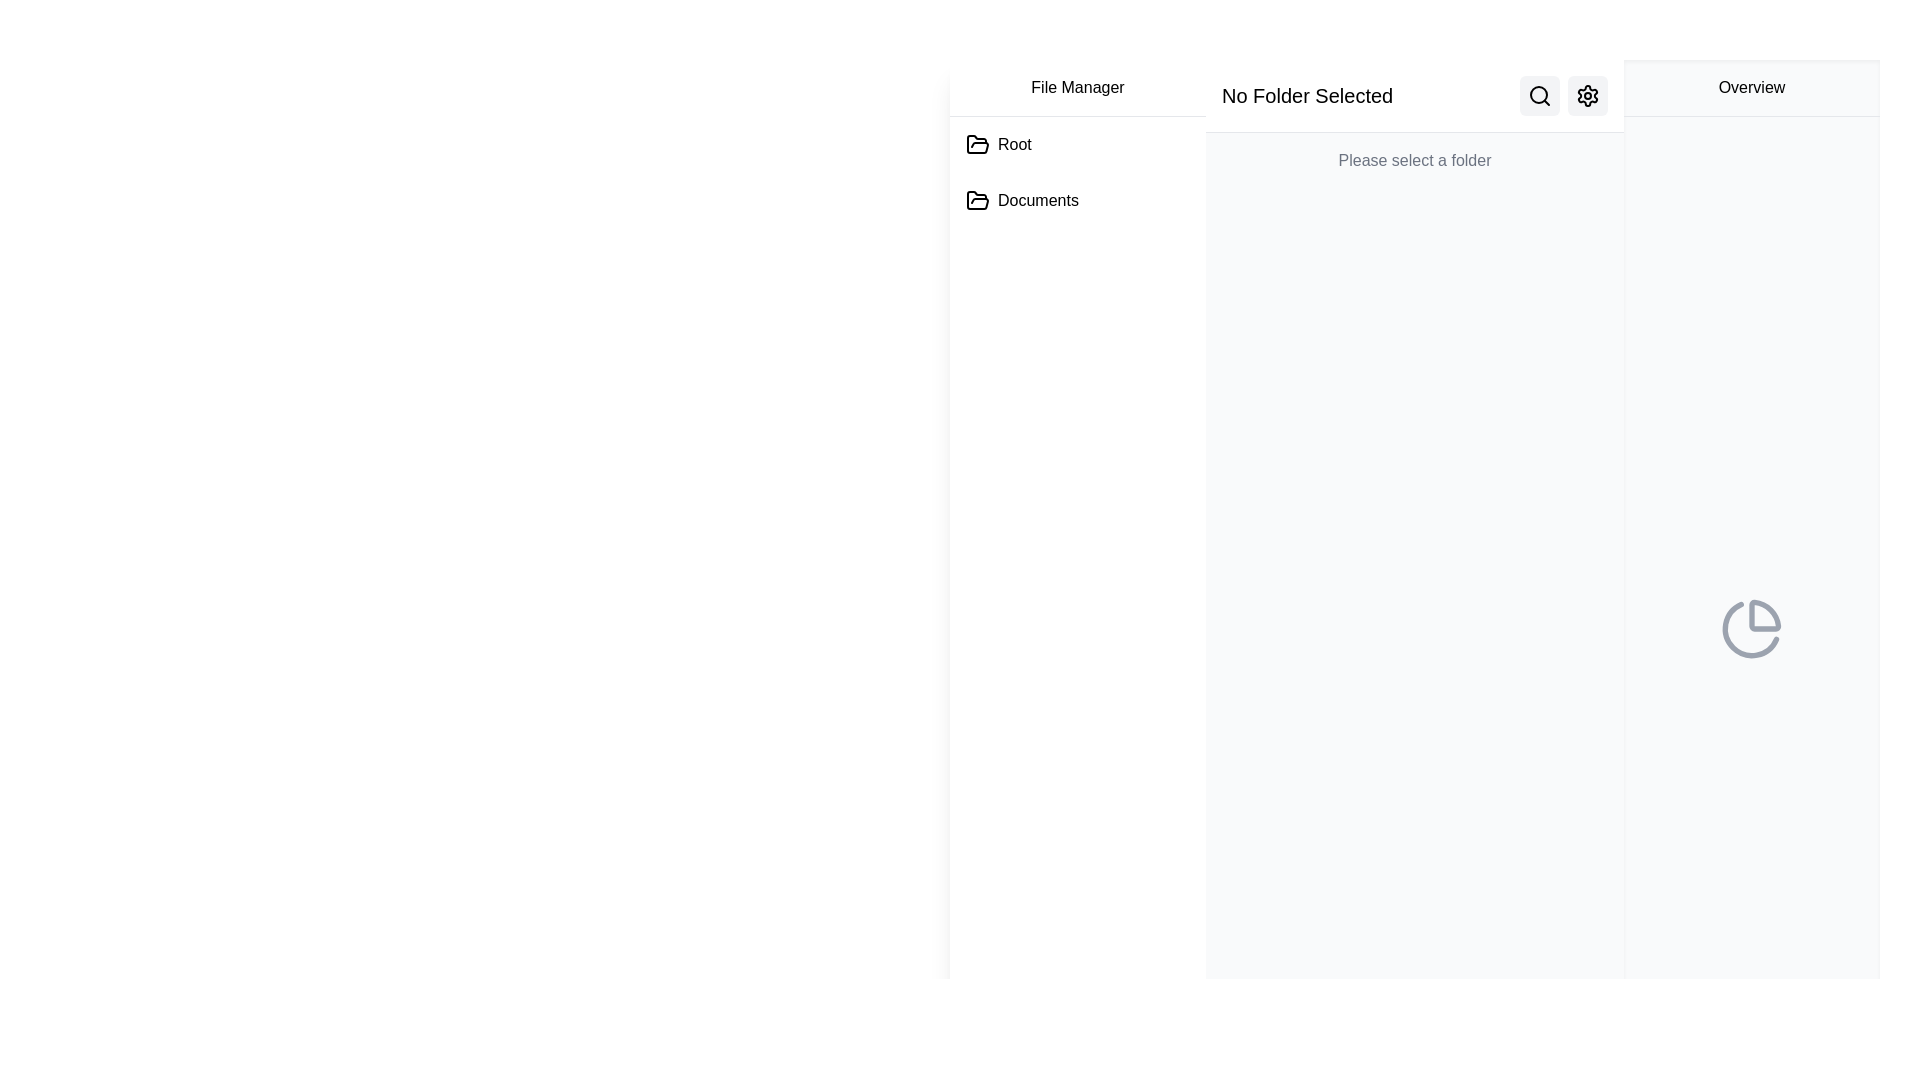  Describe the element at coordinates (1539, 96) in the screenshot. I see `the magnifying glass icon button located in the top-right section of the user interface` at that location.